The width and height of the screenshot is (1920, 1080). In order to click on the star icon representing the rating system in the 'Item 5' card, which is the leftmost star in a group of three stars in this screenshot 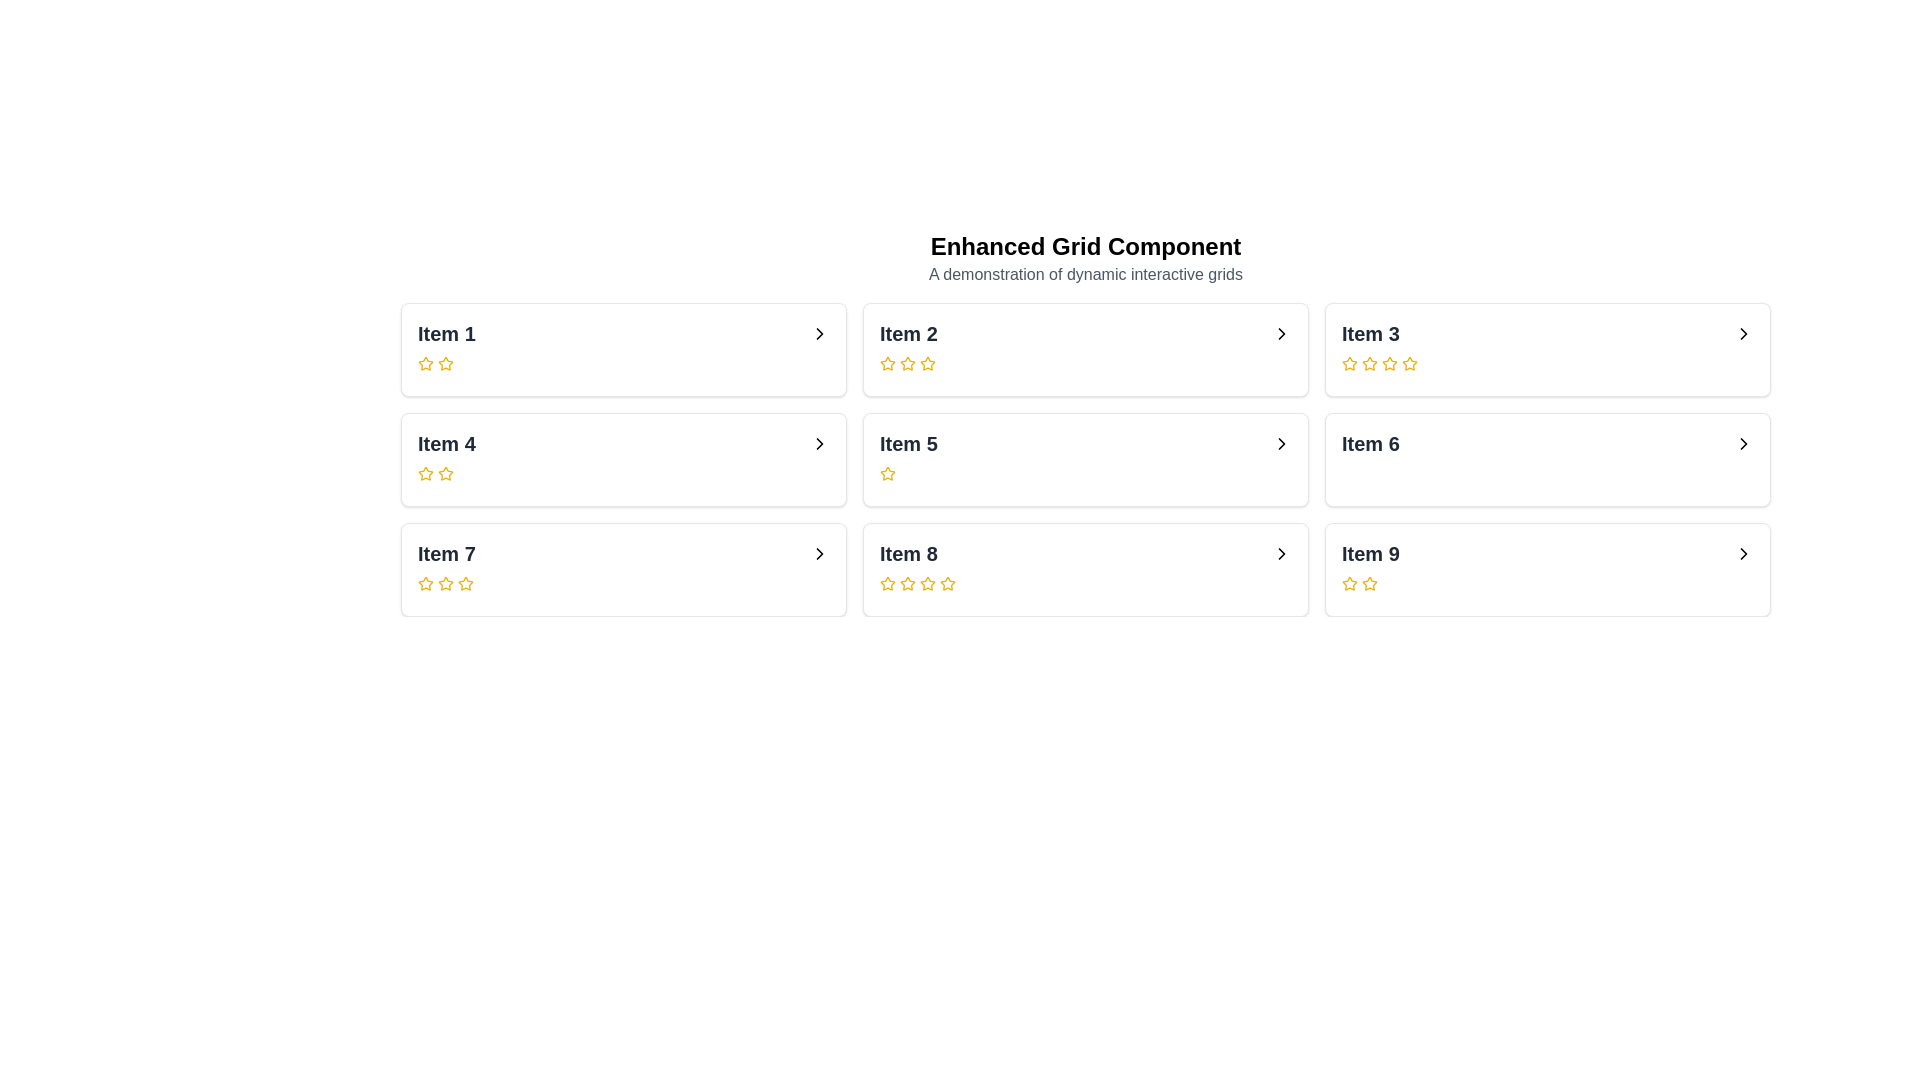, I will do `click(887, 474)`.